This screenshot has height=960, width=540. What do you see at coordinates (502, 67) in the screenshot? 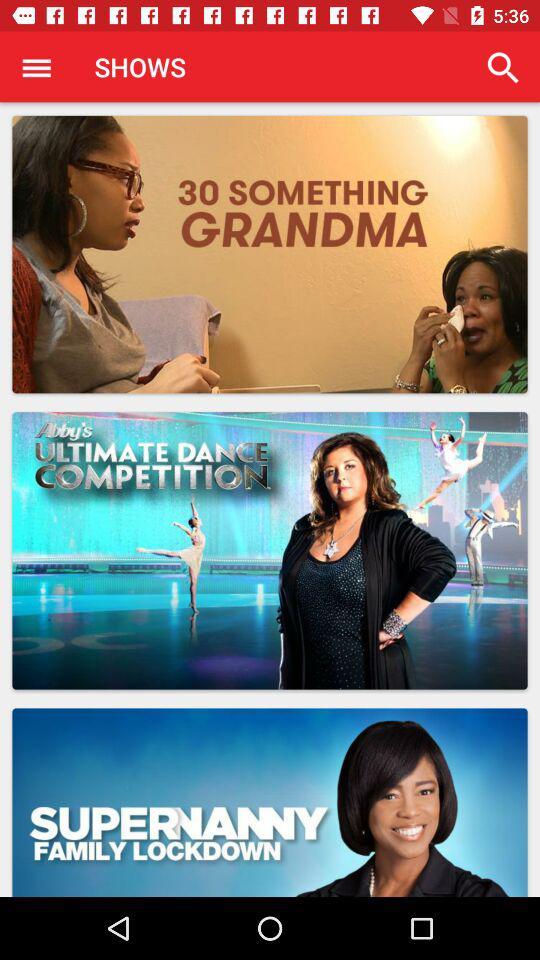
I see `icon to the right of the shows app` at bounding box center [502, 67].